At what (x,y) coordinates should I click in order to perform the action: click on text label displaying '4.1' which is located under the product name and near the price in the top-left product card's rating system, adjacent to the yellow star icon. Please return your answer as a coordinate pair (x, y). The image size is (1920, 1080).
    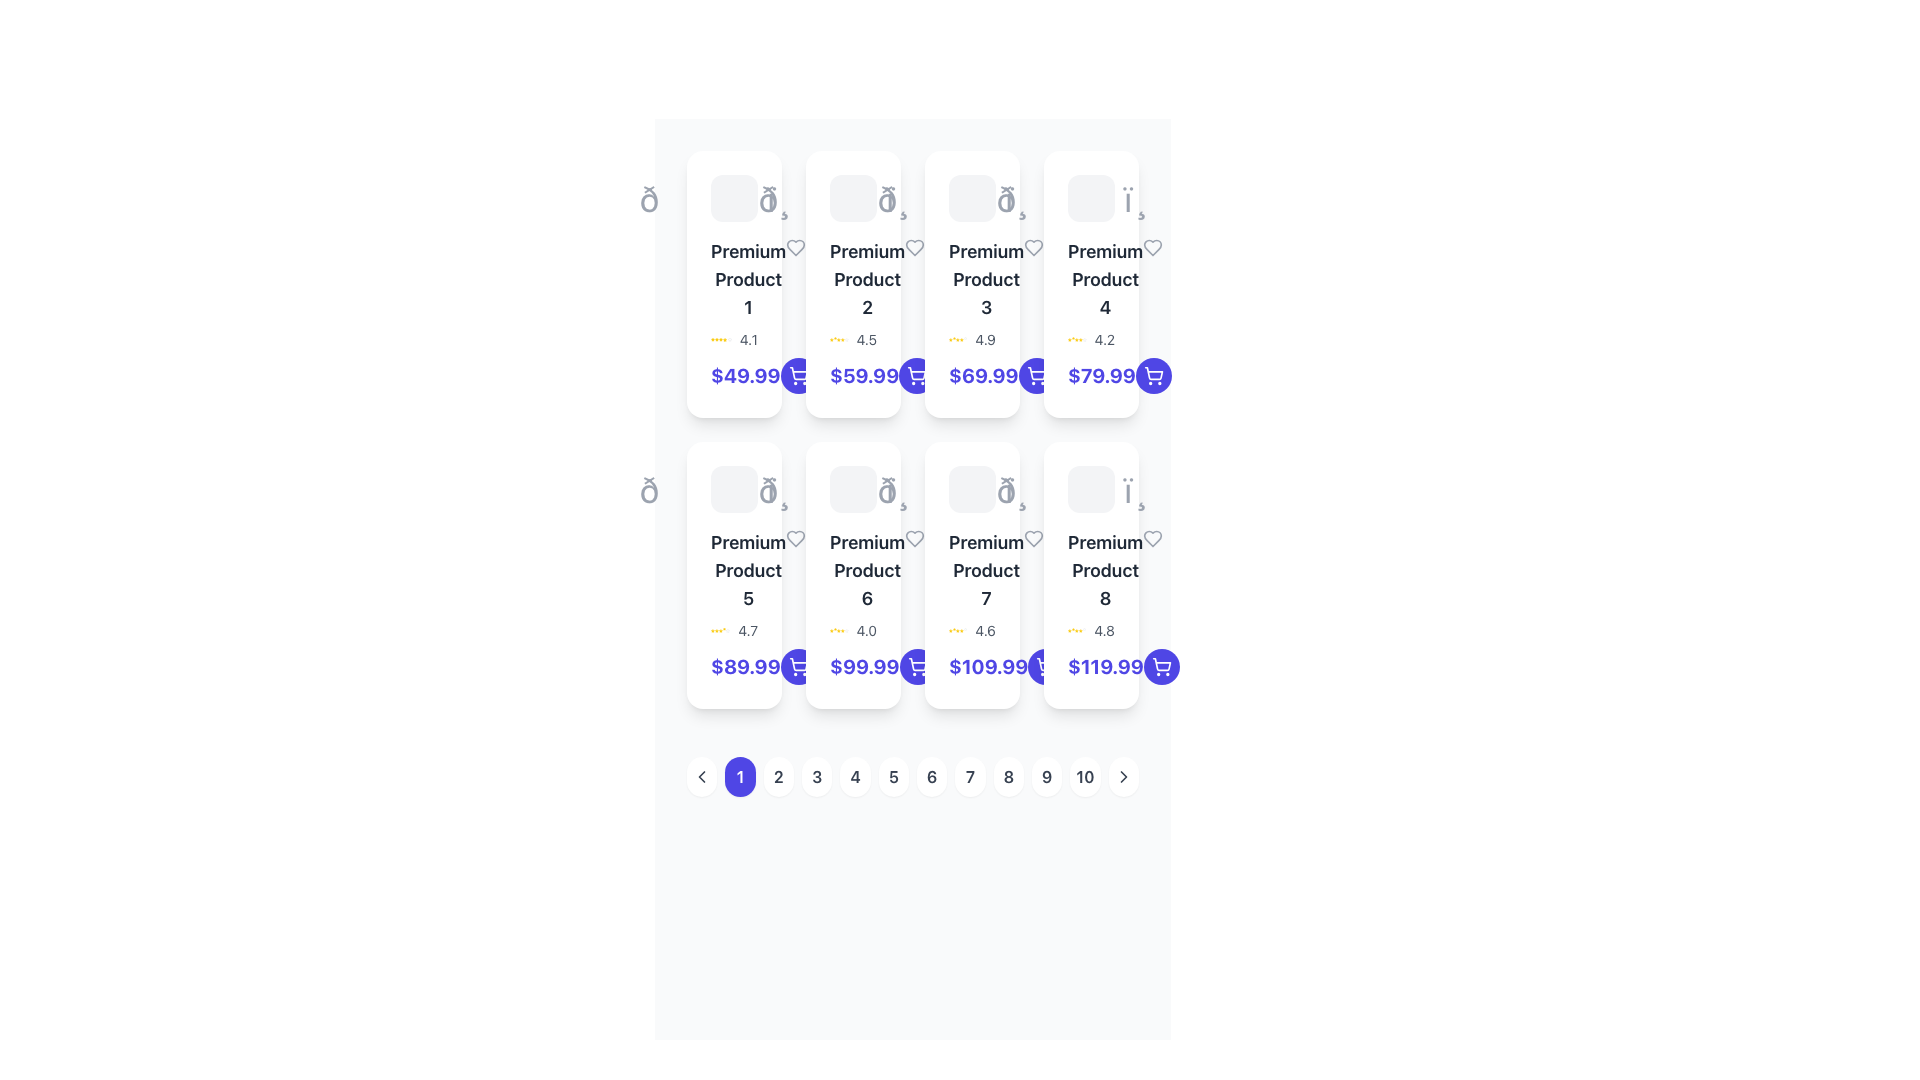
    Looking at the image, I should click on (747, 338).